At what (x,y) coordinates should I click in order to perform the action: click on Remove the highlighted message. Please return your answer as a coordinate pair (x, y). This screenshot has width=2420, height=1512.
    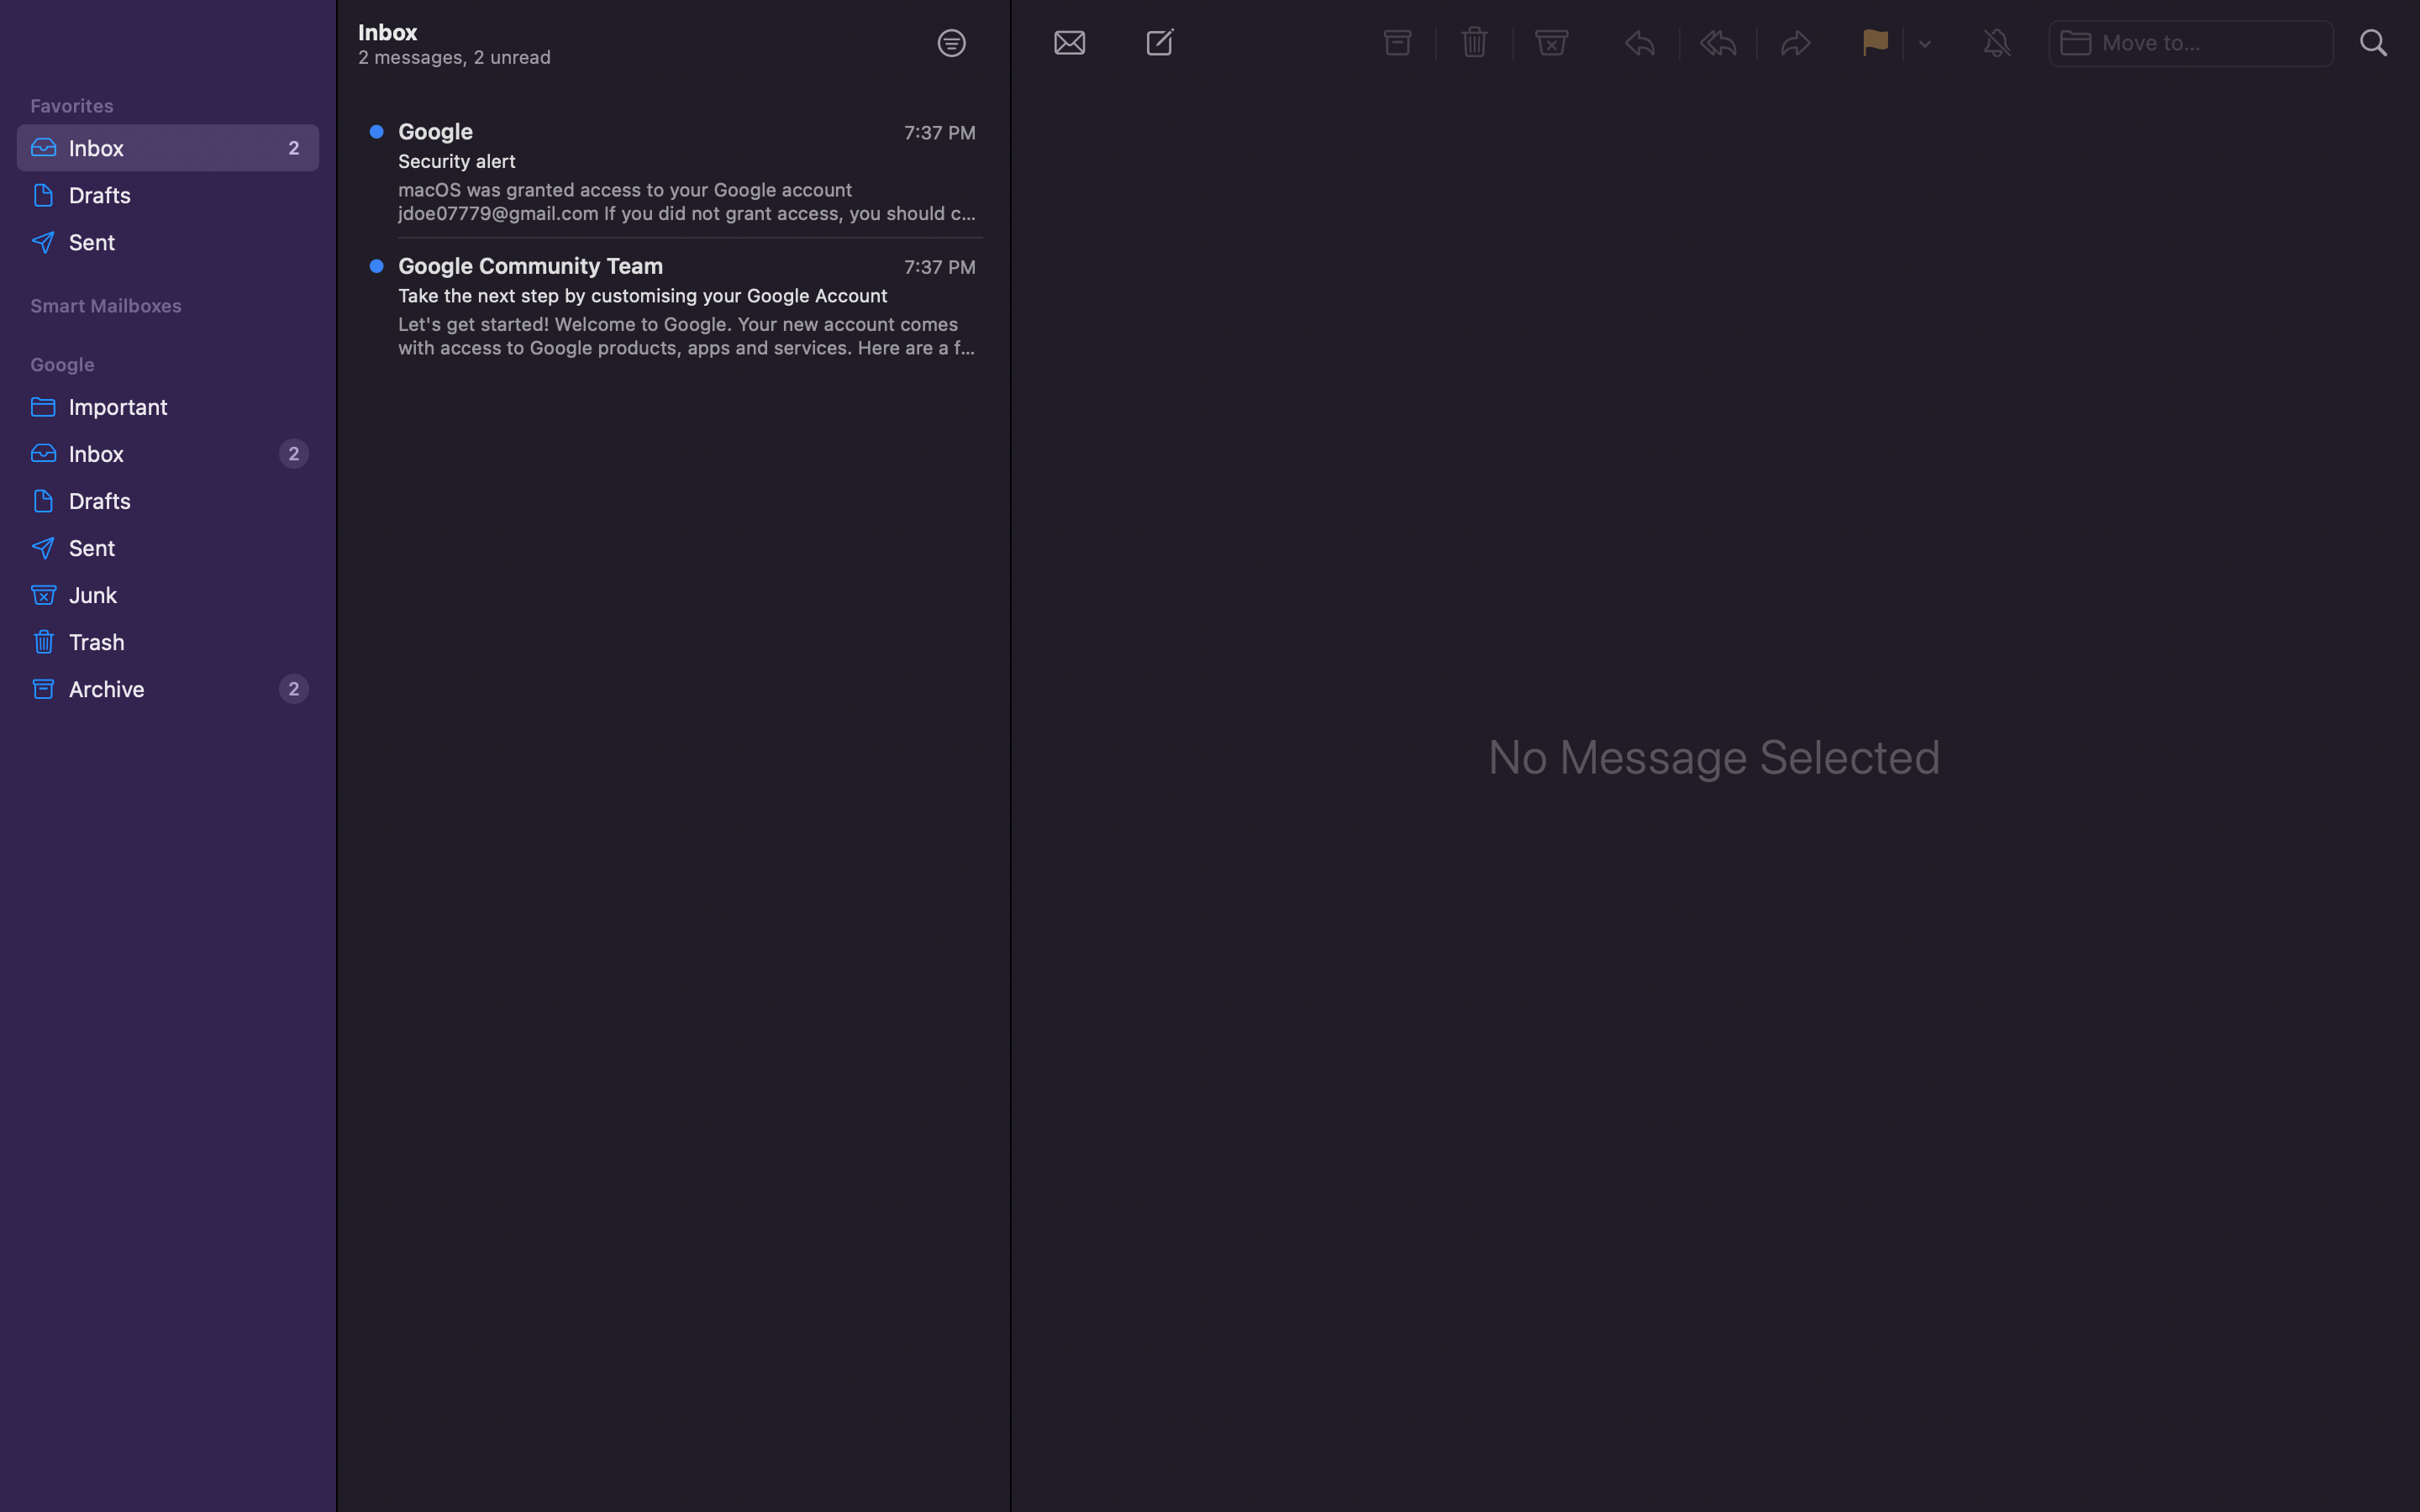
    Looking at the image, I should click on (1476, 41).